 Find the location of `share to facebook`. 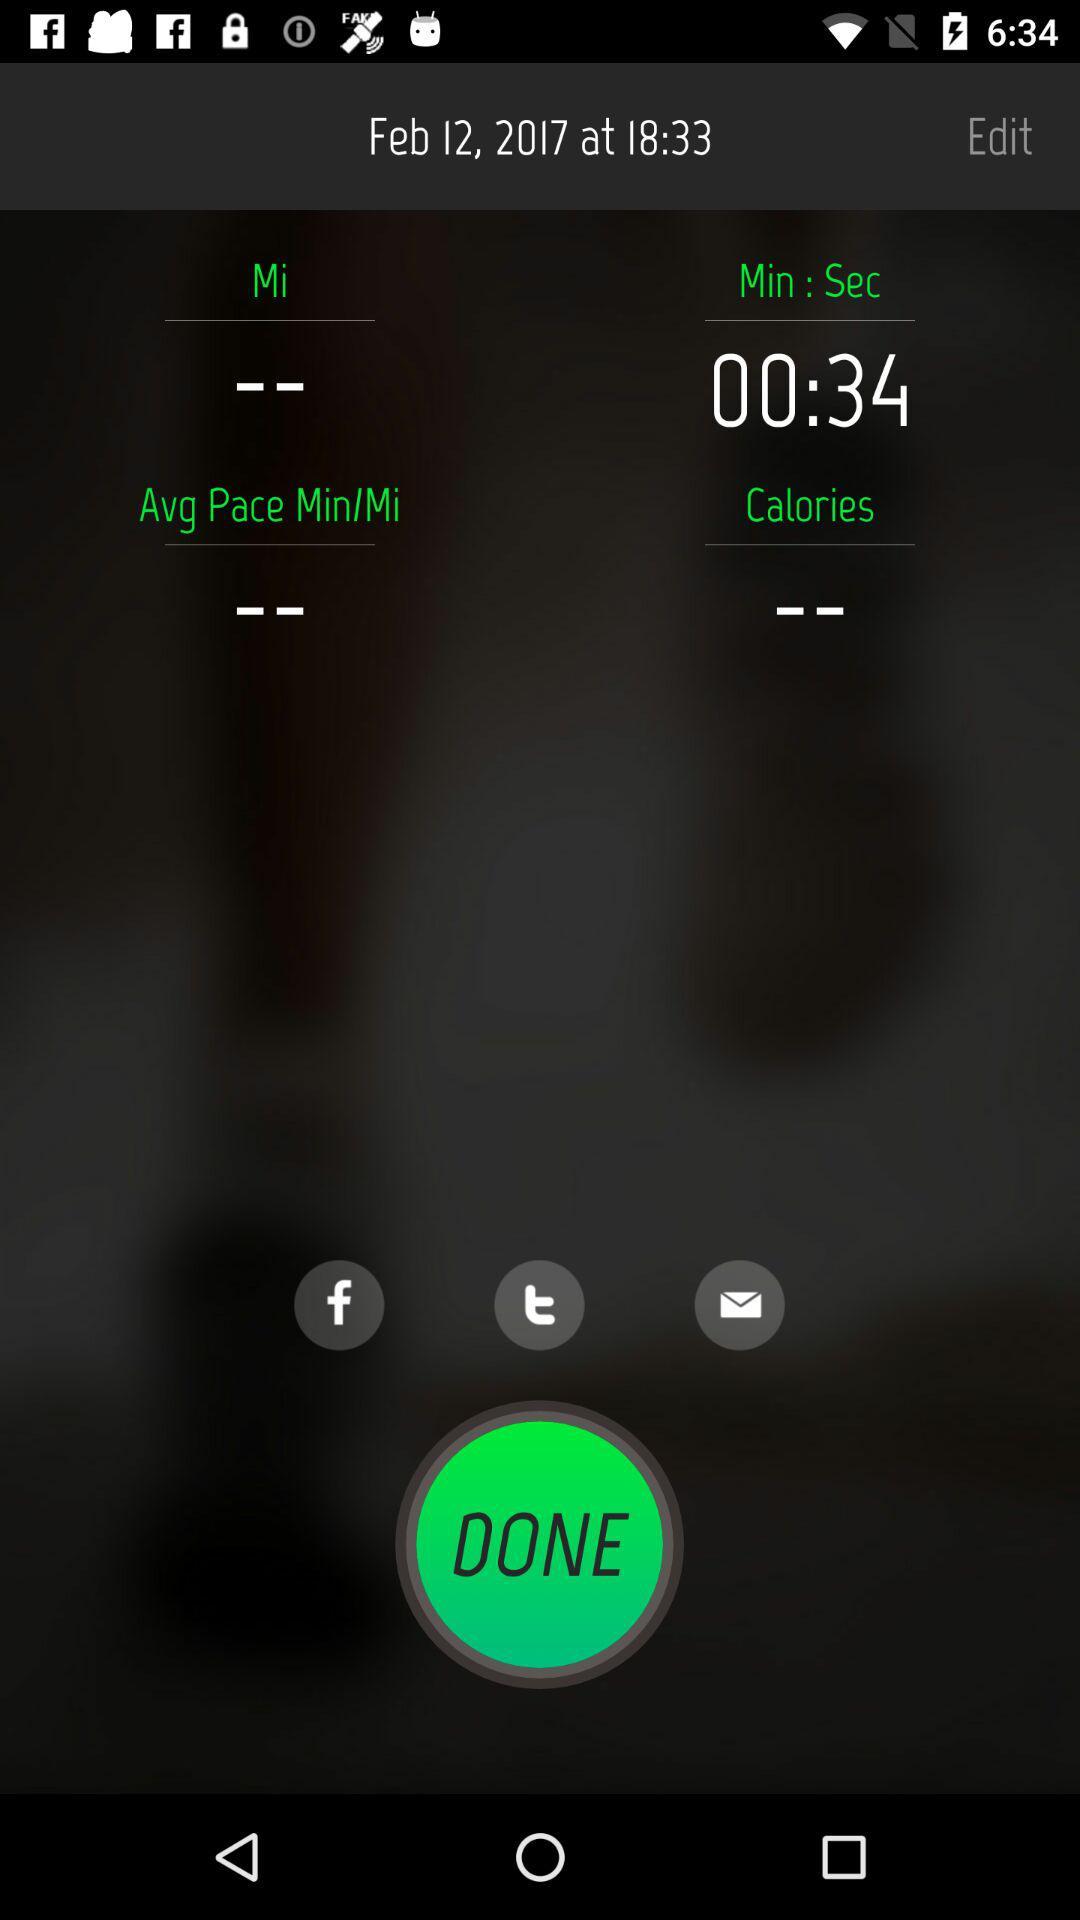

share to facebook is located at coordinates (338, 1305).